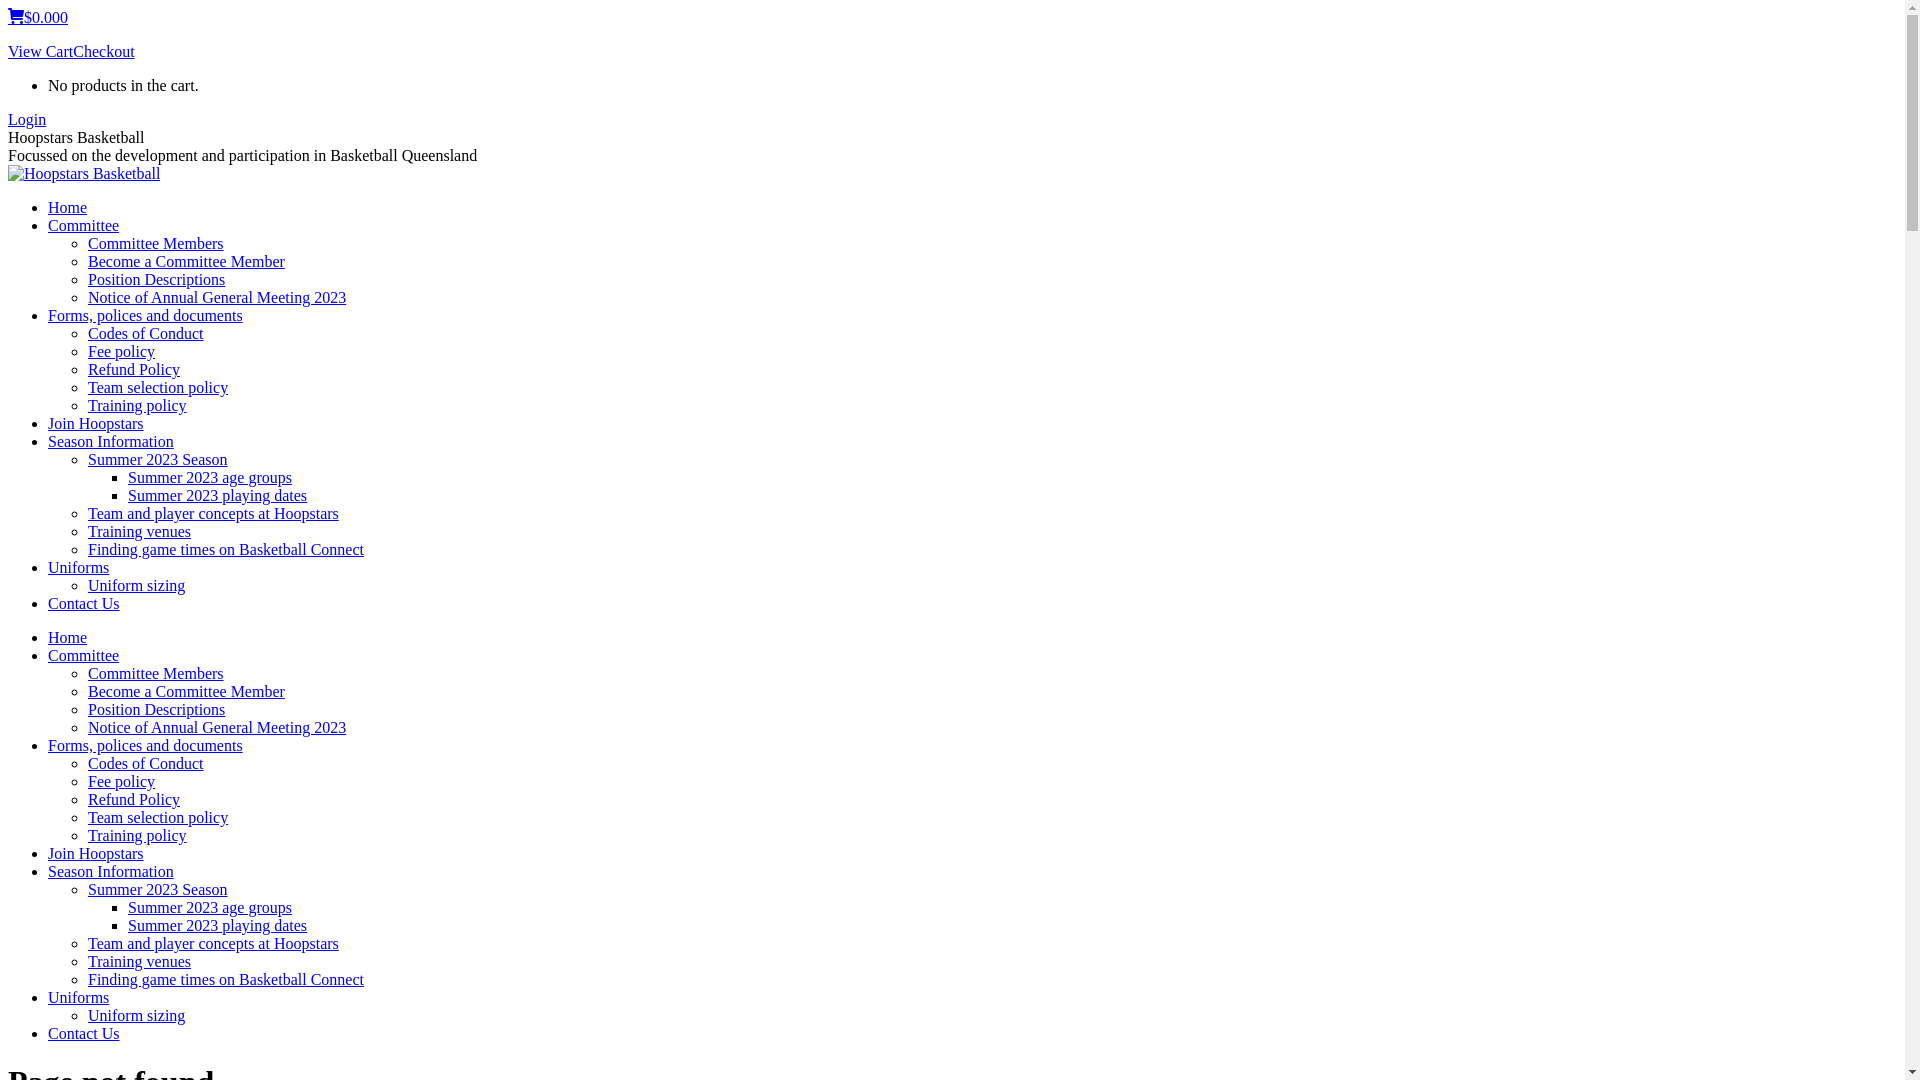  Describe the element at coordinates (86, 332) in the screenshot. I see `'Codes of Conduct'` at that location.